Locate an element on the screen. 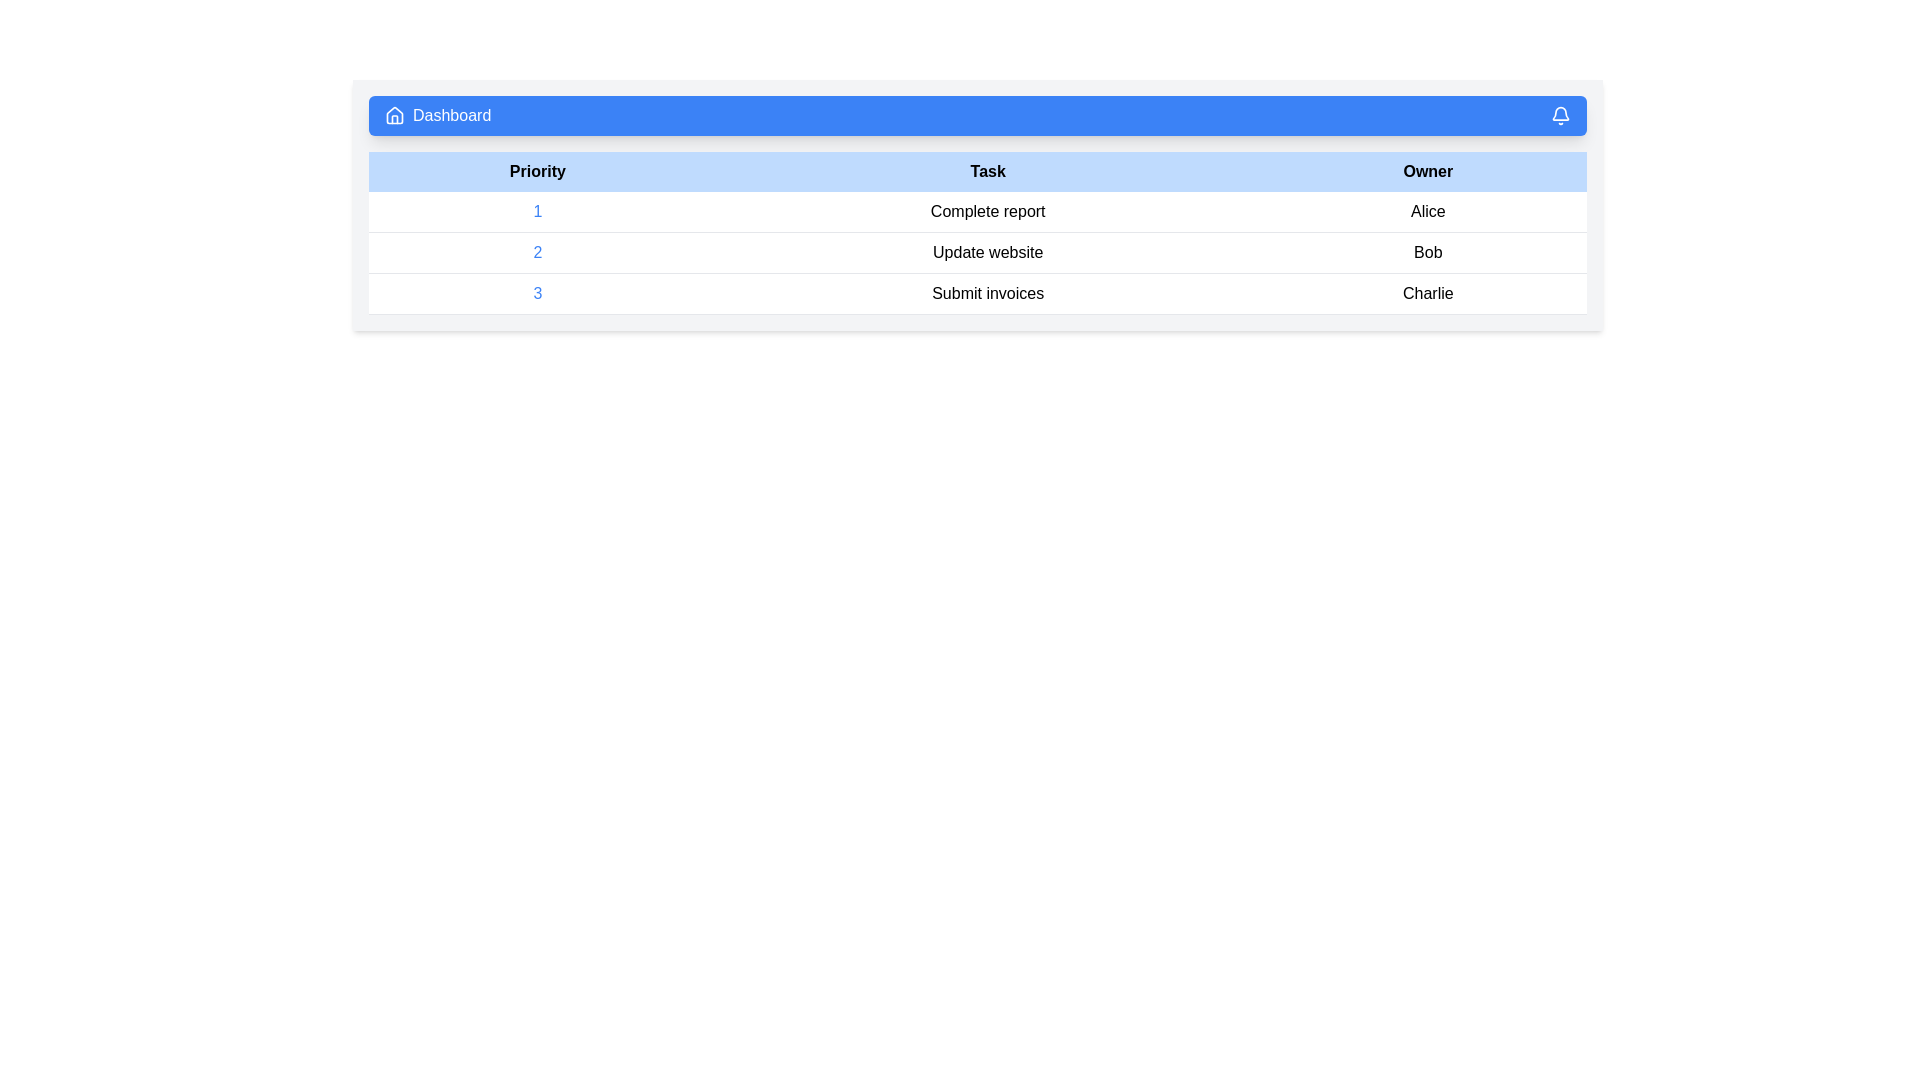  the navigation label indicating the current section, located immediately to the right of the house-shaped icon is located at coordinates (437, 115).